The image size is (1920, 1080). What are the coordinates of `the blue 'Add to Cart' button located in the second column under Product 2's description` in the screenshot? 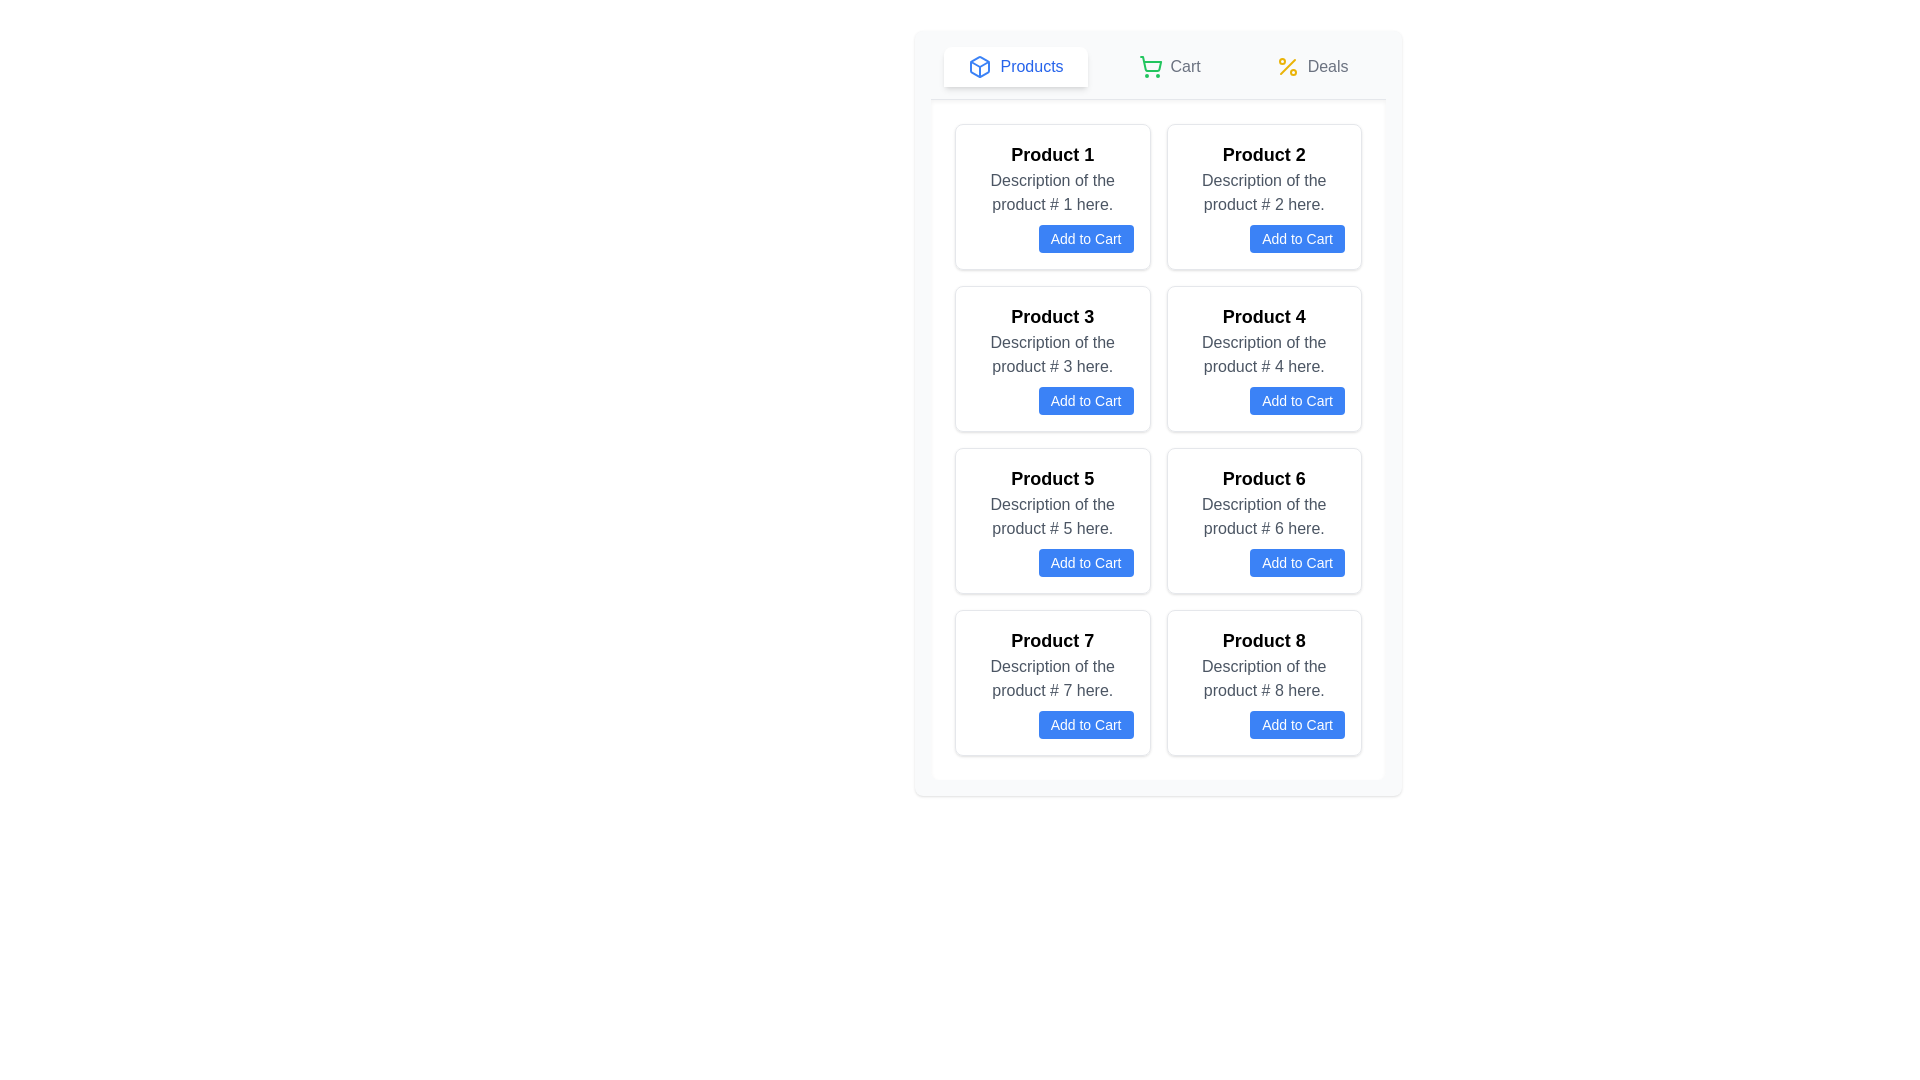 It's located at (1297, 238).